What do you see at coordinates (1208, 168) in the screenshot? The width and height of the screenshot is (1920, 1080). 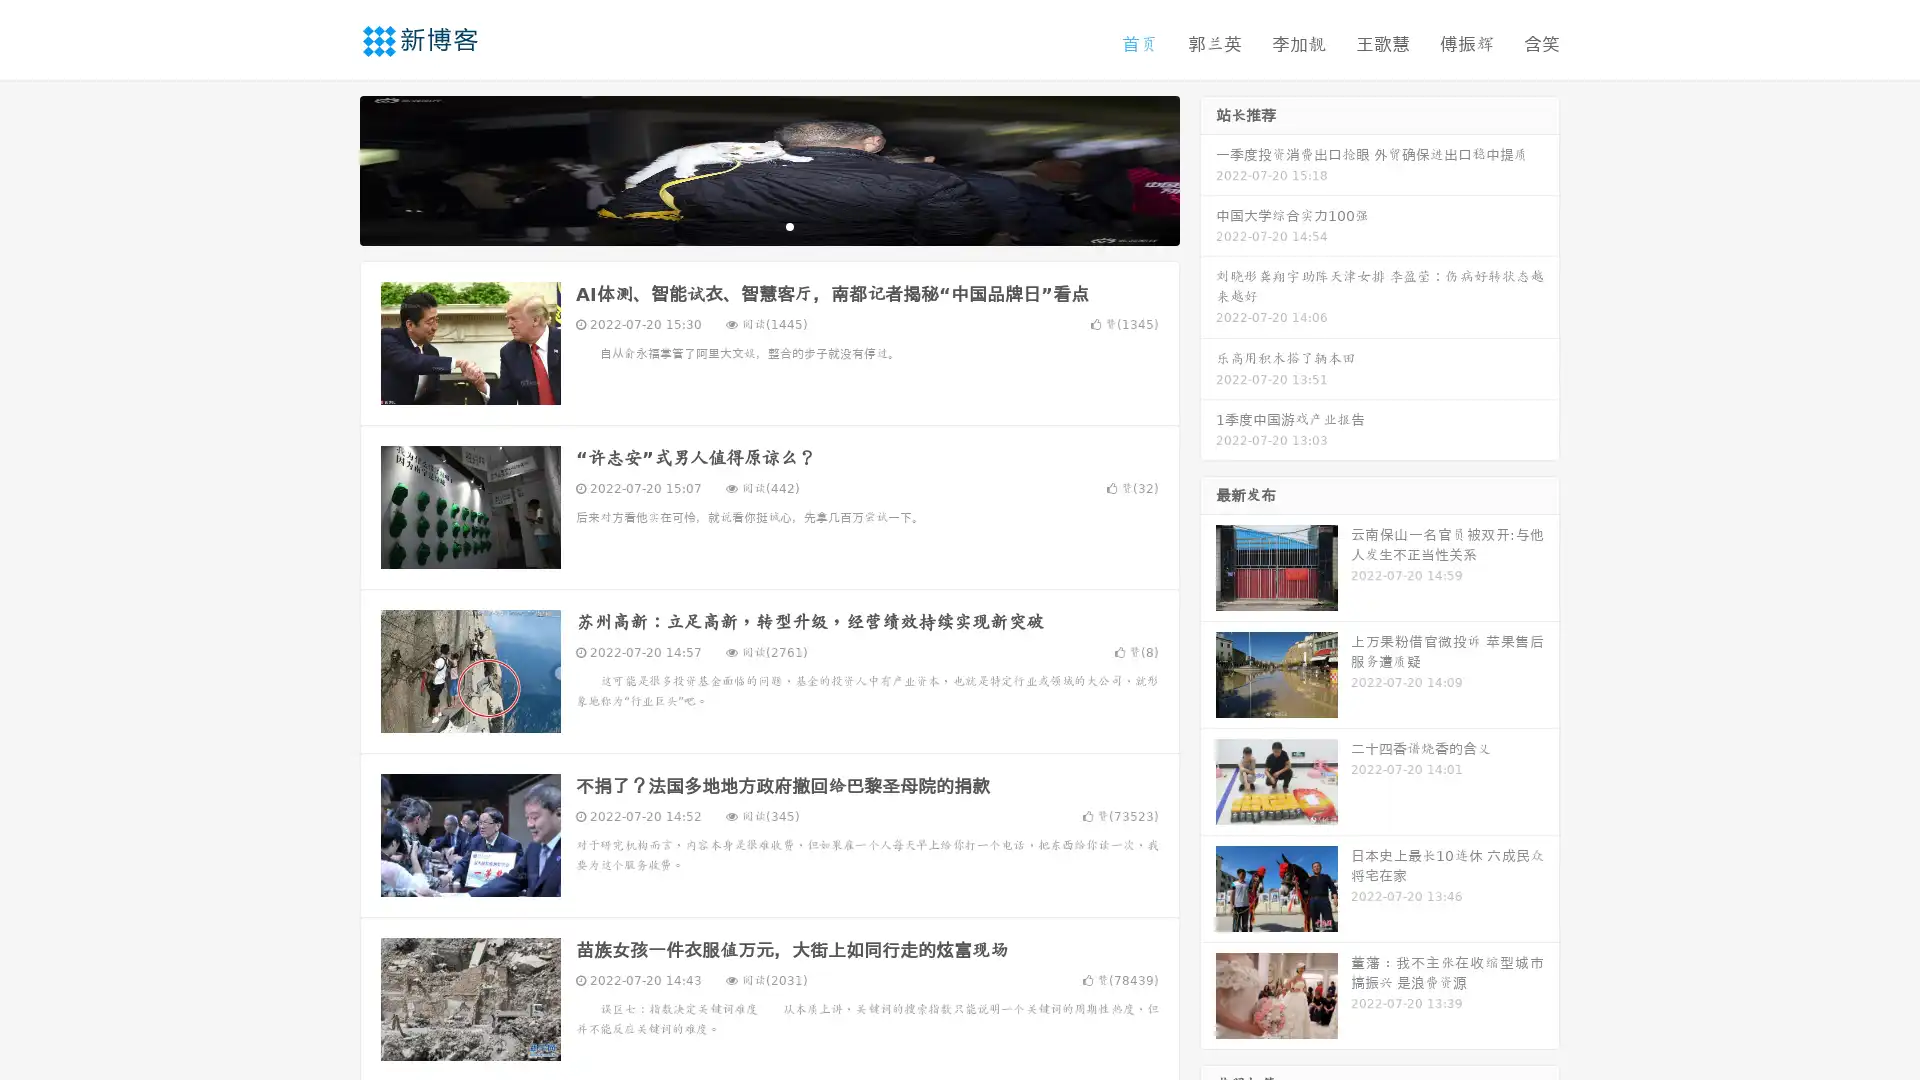 I see `Next slide` at bounding box center [1208, 168].